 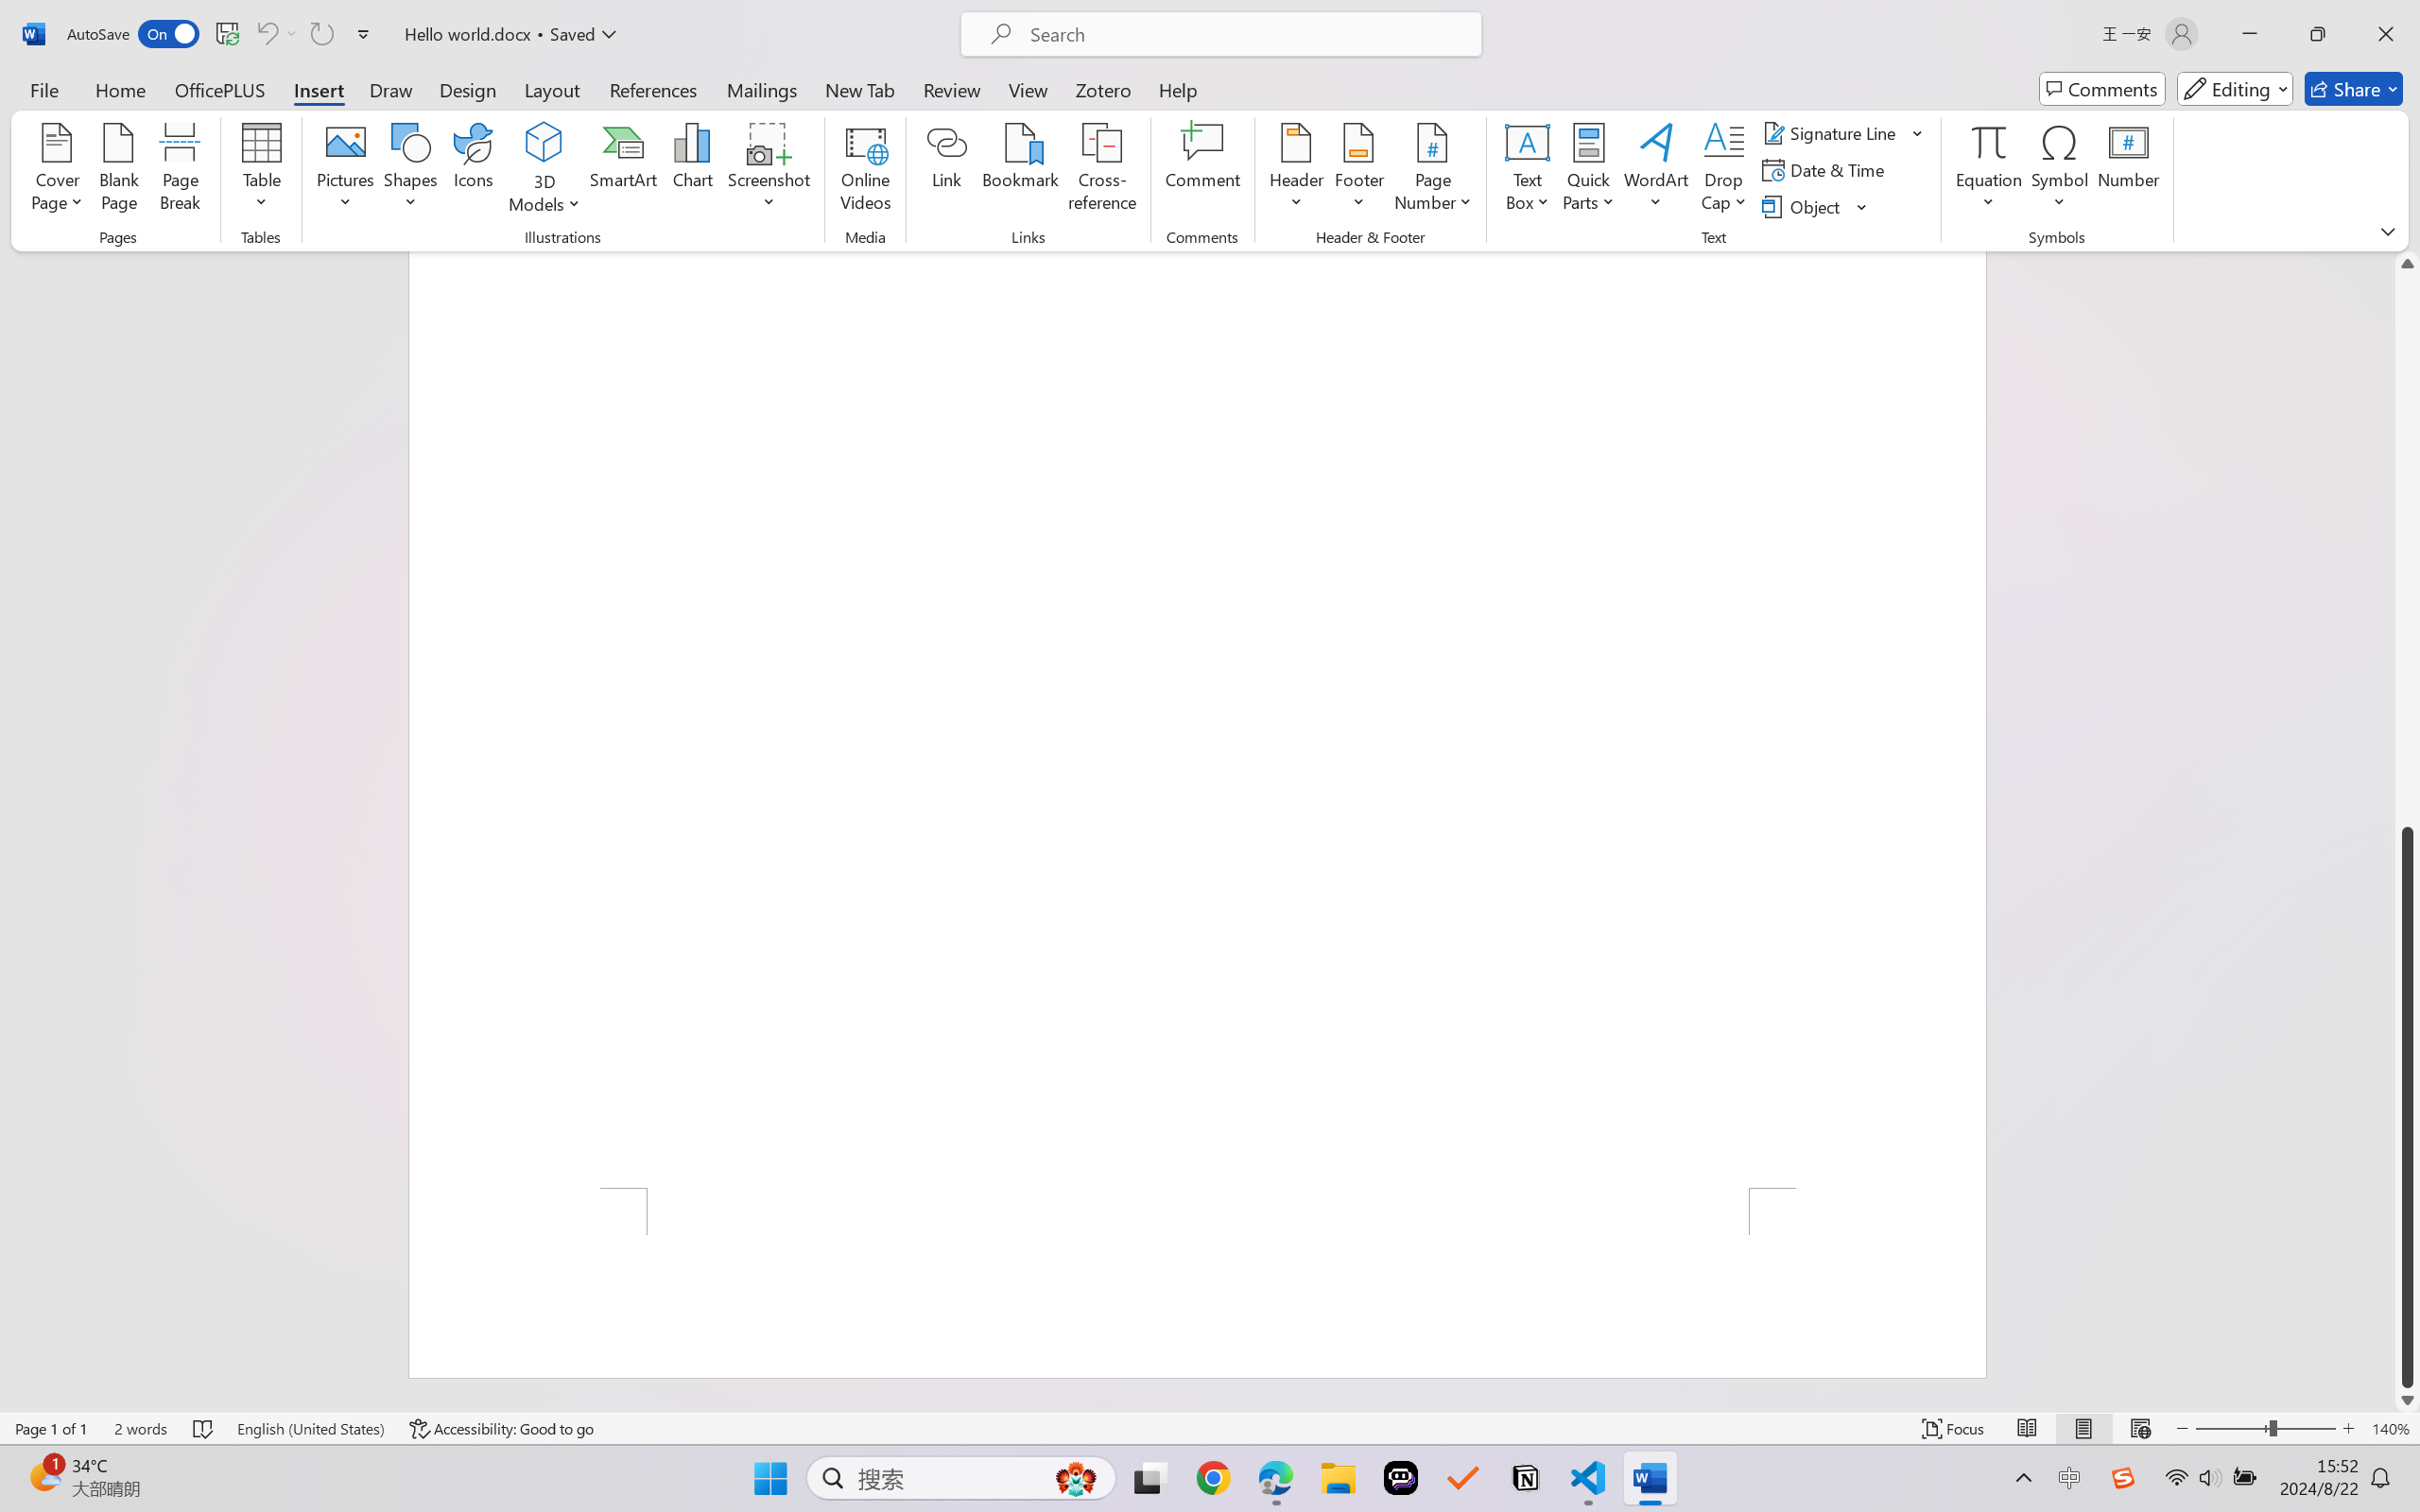 What do you see at coordinates (866, 170) in the screenshot?
I see `'Online Videos...'` at bounding box center [866, 170].